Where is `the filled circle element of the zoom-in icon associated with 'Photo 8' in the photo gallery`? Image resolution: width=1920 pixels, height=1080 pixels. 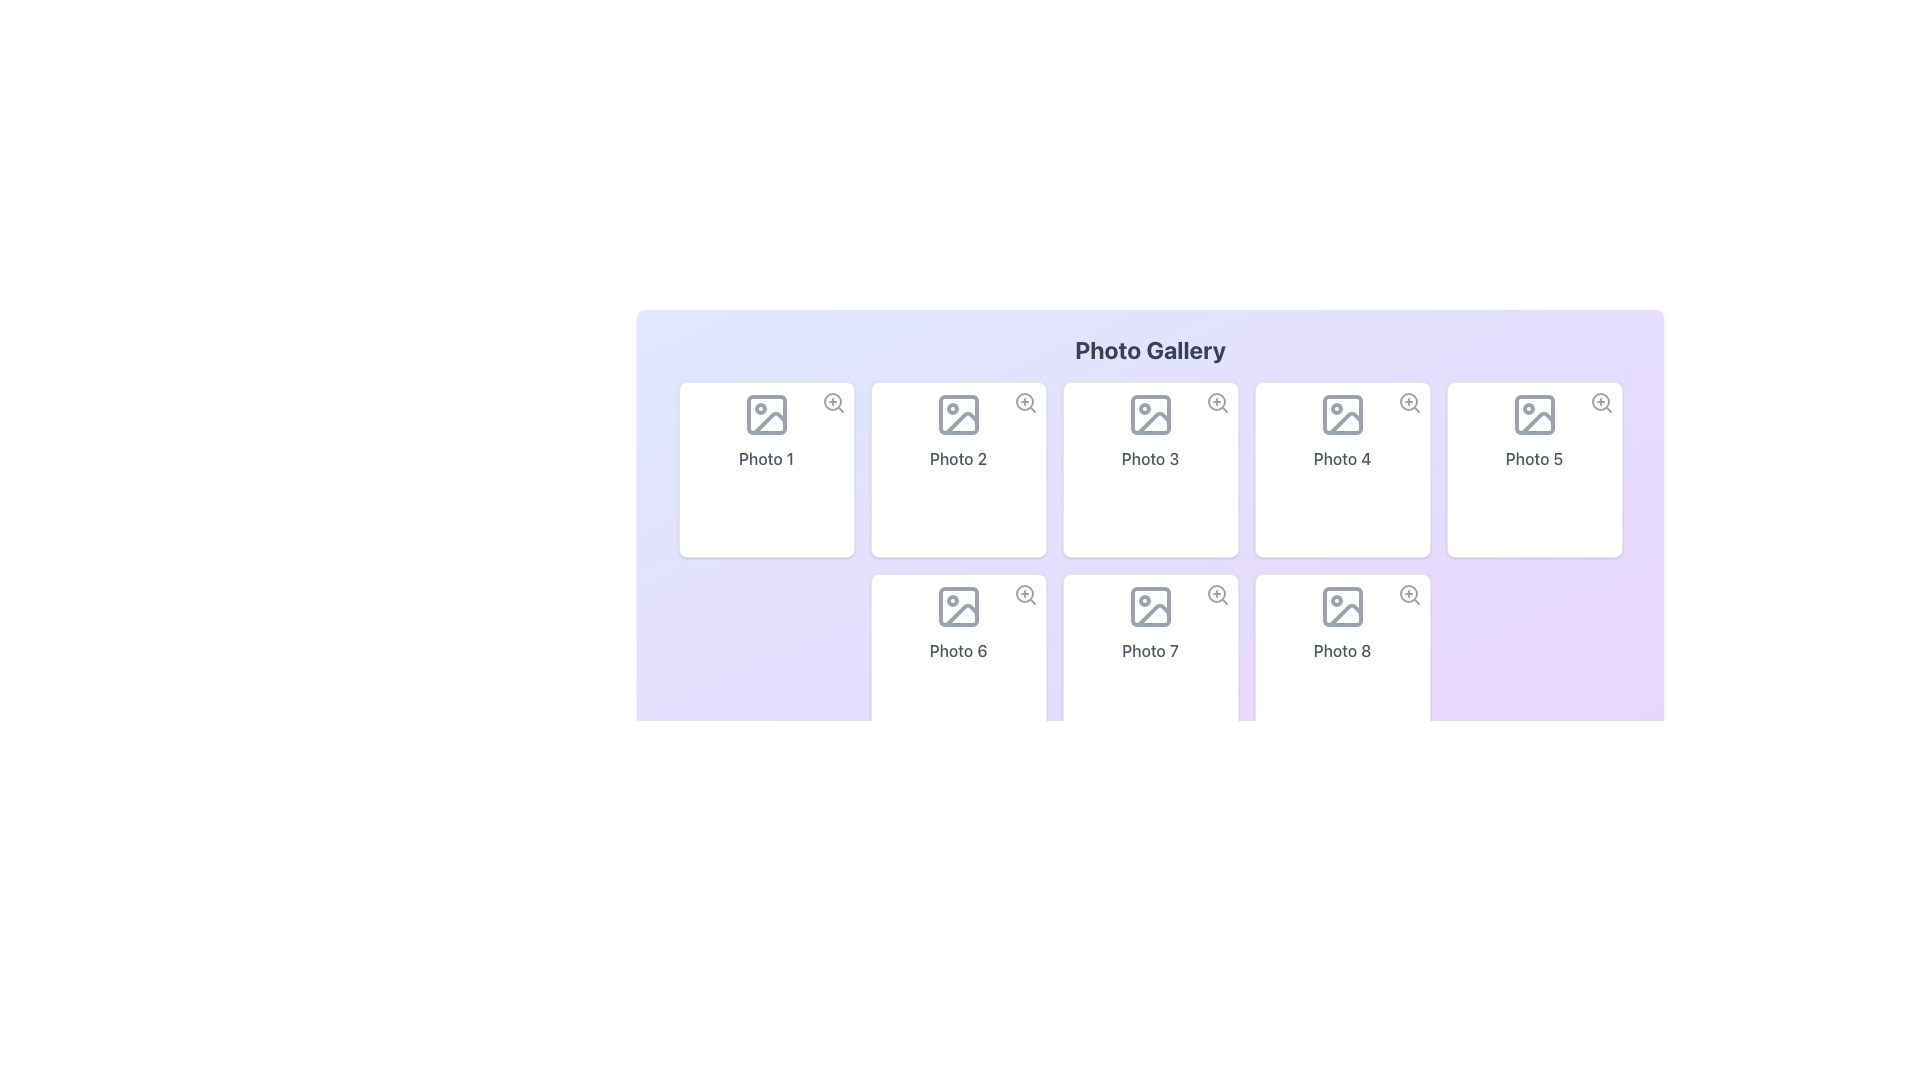
the filled circle element of the zoom-in icon associated with 'Photo 8' in the photo gallery is located at coordinates (1407, 593).